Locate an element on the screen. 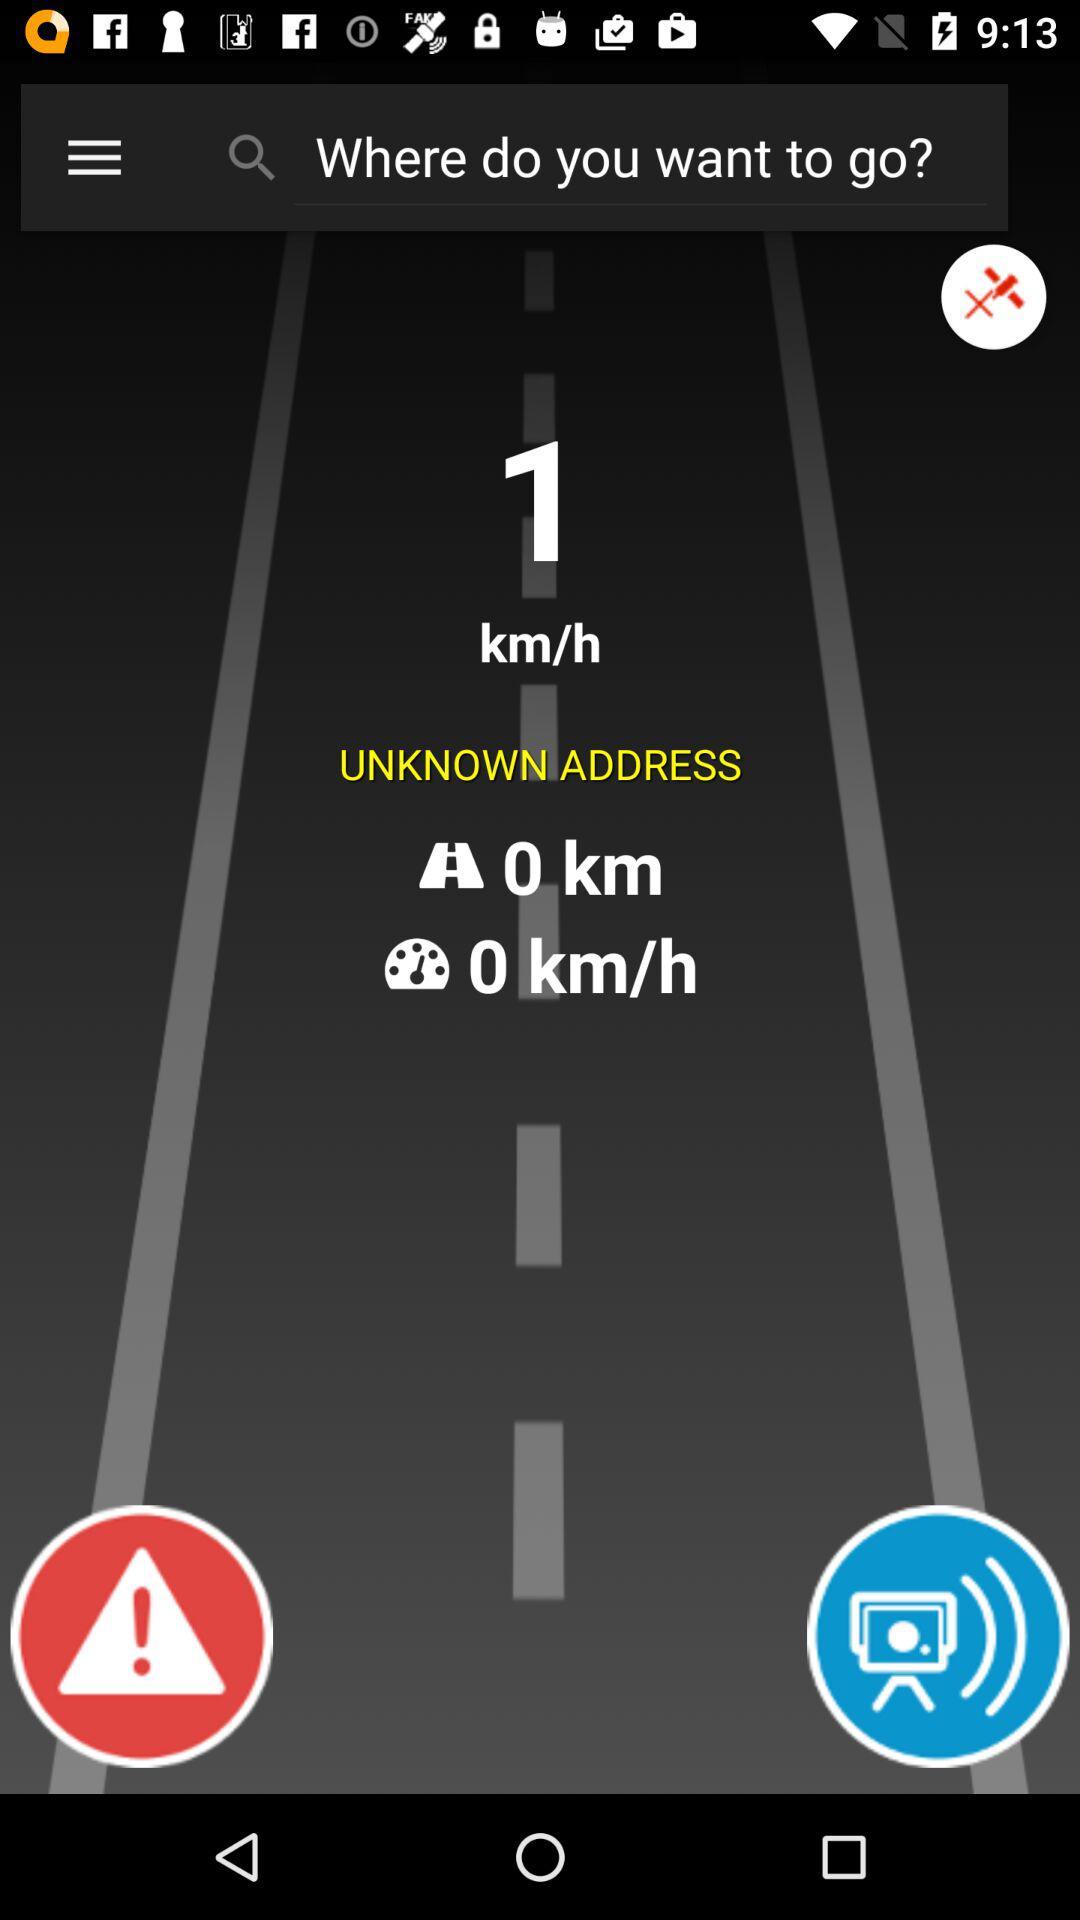 Image resolution: width=1080 pixels, height=1920 pixels. destination field is located at coordinates (640, 155).